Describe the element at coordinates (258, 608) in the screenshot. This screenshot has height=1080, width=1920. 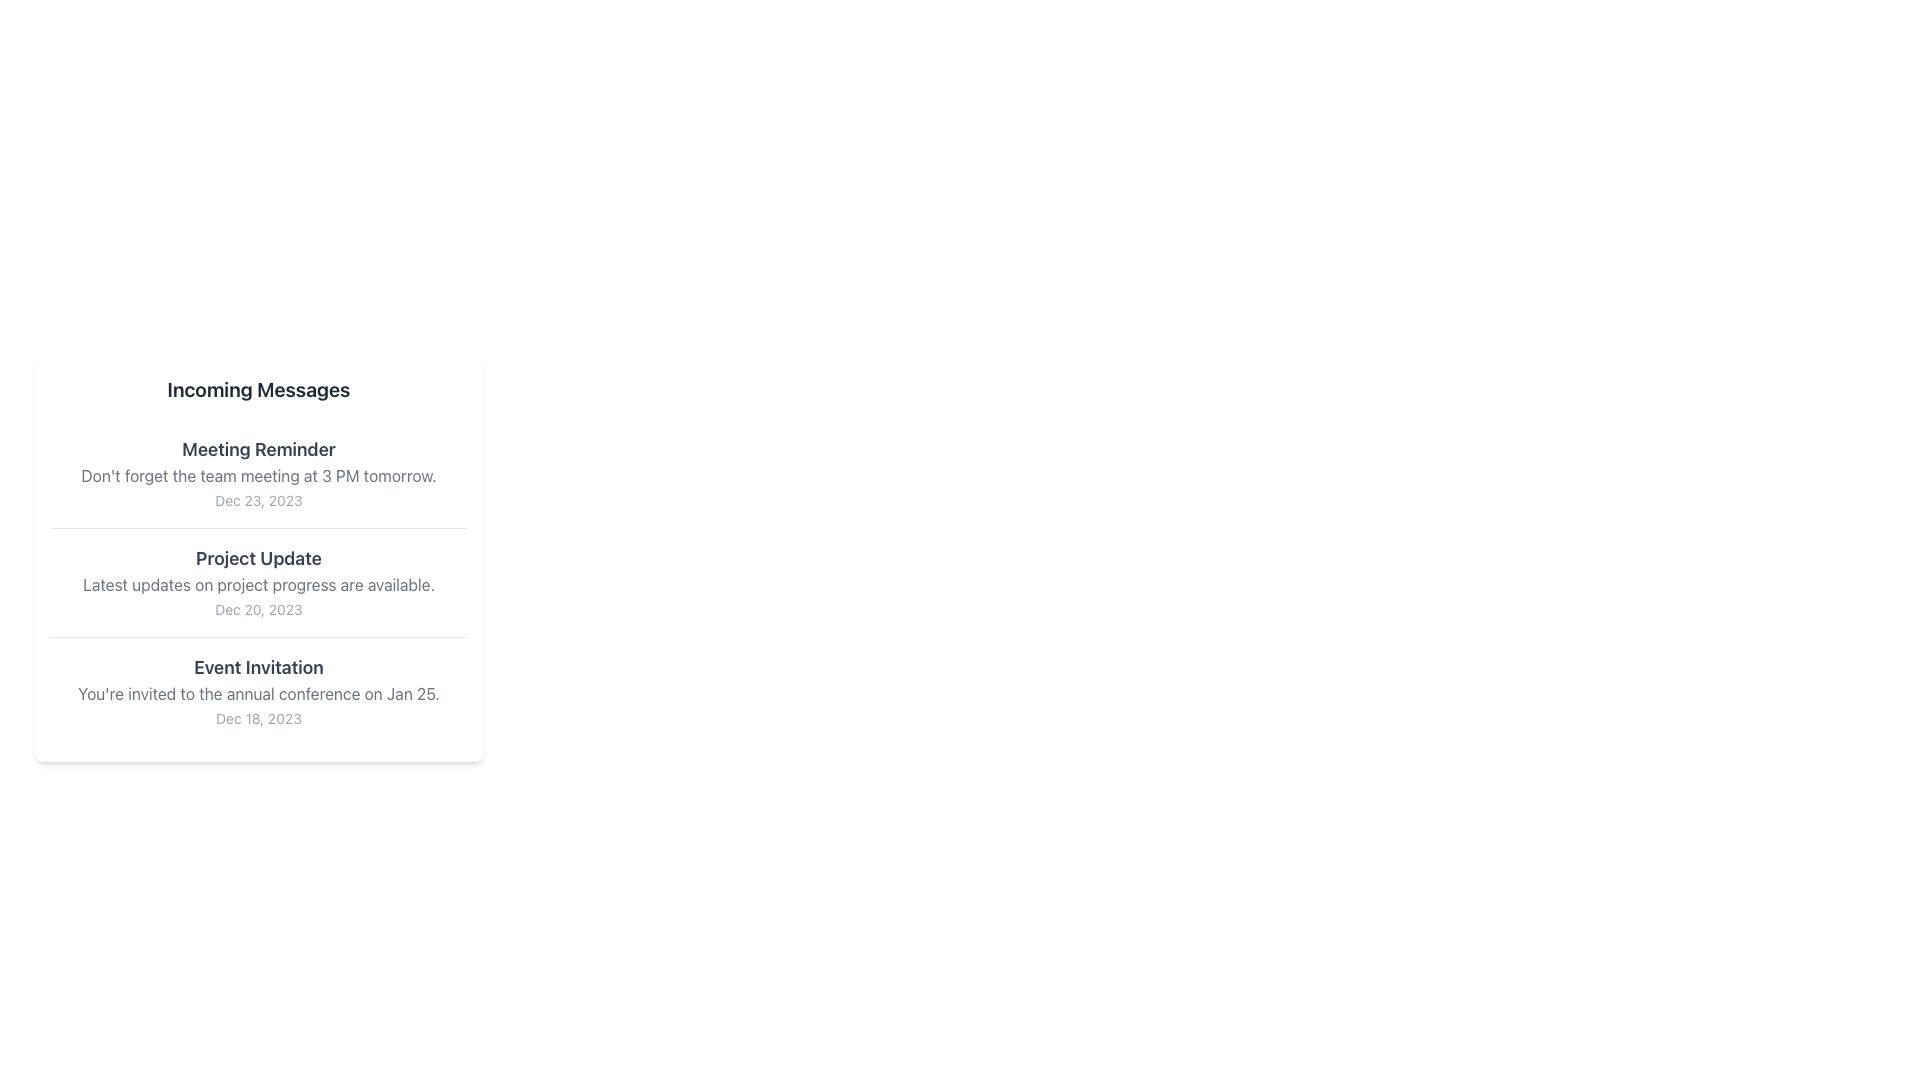
I see `date displayed in the text label showing 'Dec 20, 2023', which is located below the paragraph 'Latest updates on project progress are available.' and the header 'Project Update'` at that location.